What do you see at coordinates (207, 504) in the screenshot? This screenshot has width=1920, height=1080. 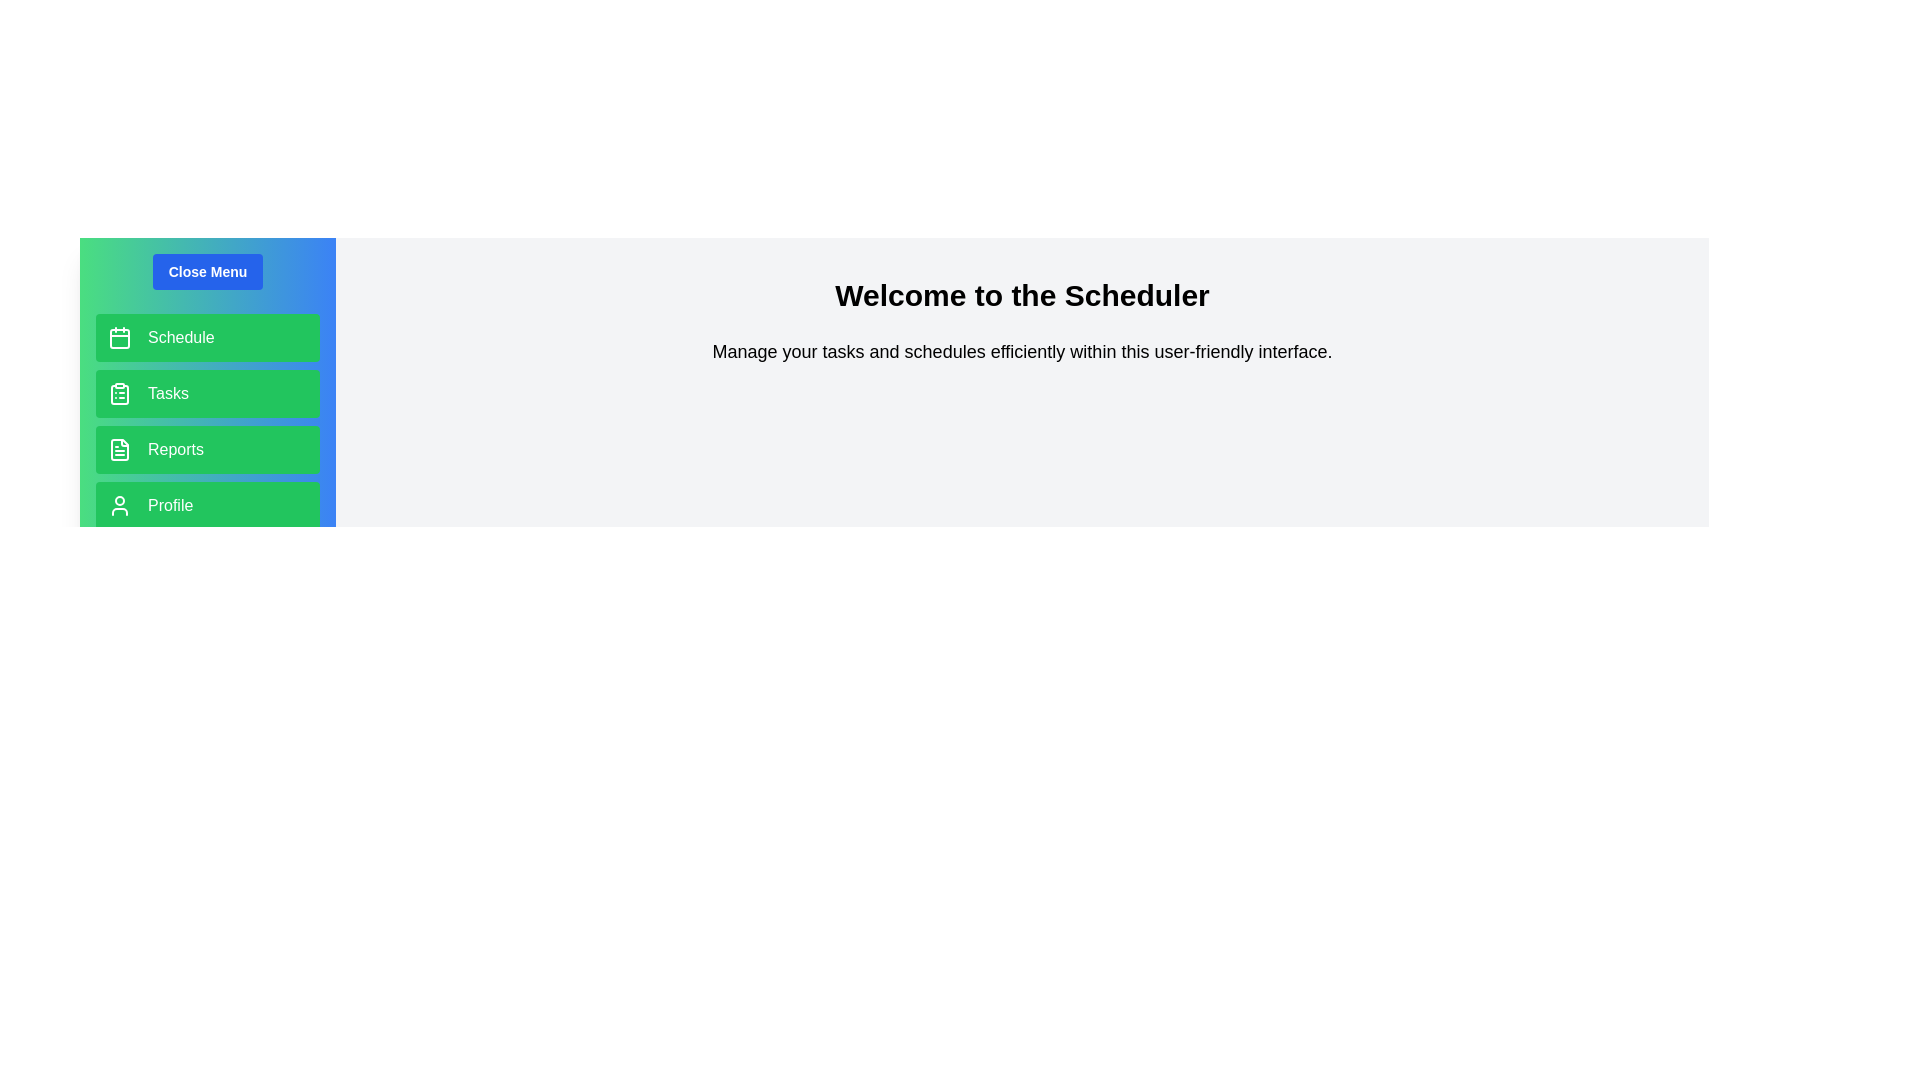 I see `the menu item Profile to observe its hover effect` at bounding box center [207, 504].